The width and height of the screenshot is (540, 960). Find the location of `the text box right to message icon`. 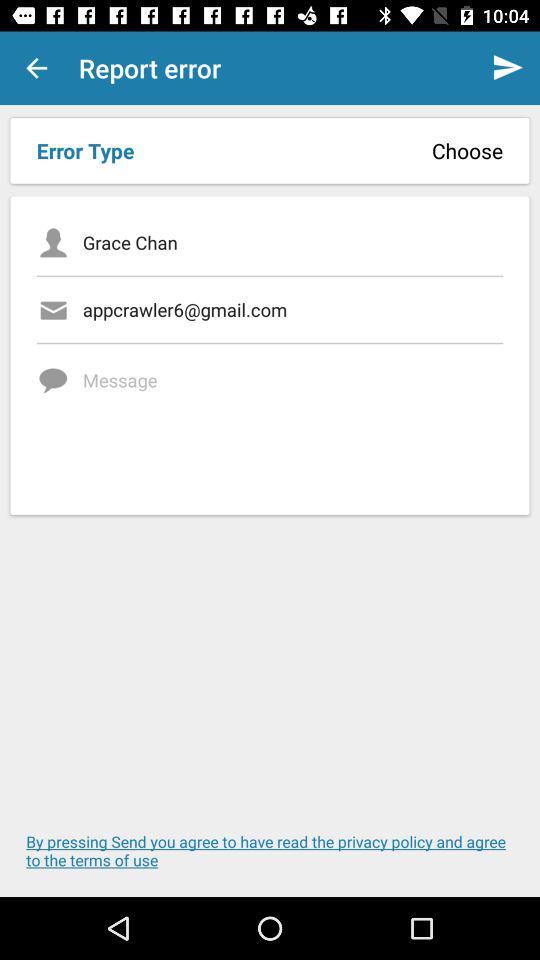

the text box right to message icon is located at coordinates (292, 422).